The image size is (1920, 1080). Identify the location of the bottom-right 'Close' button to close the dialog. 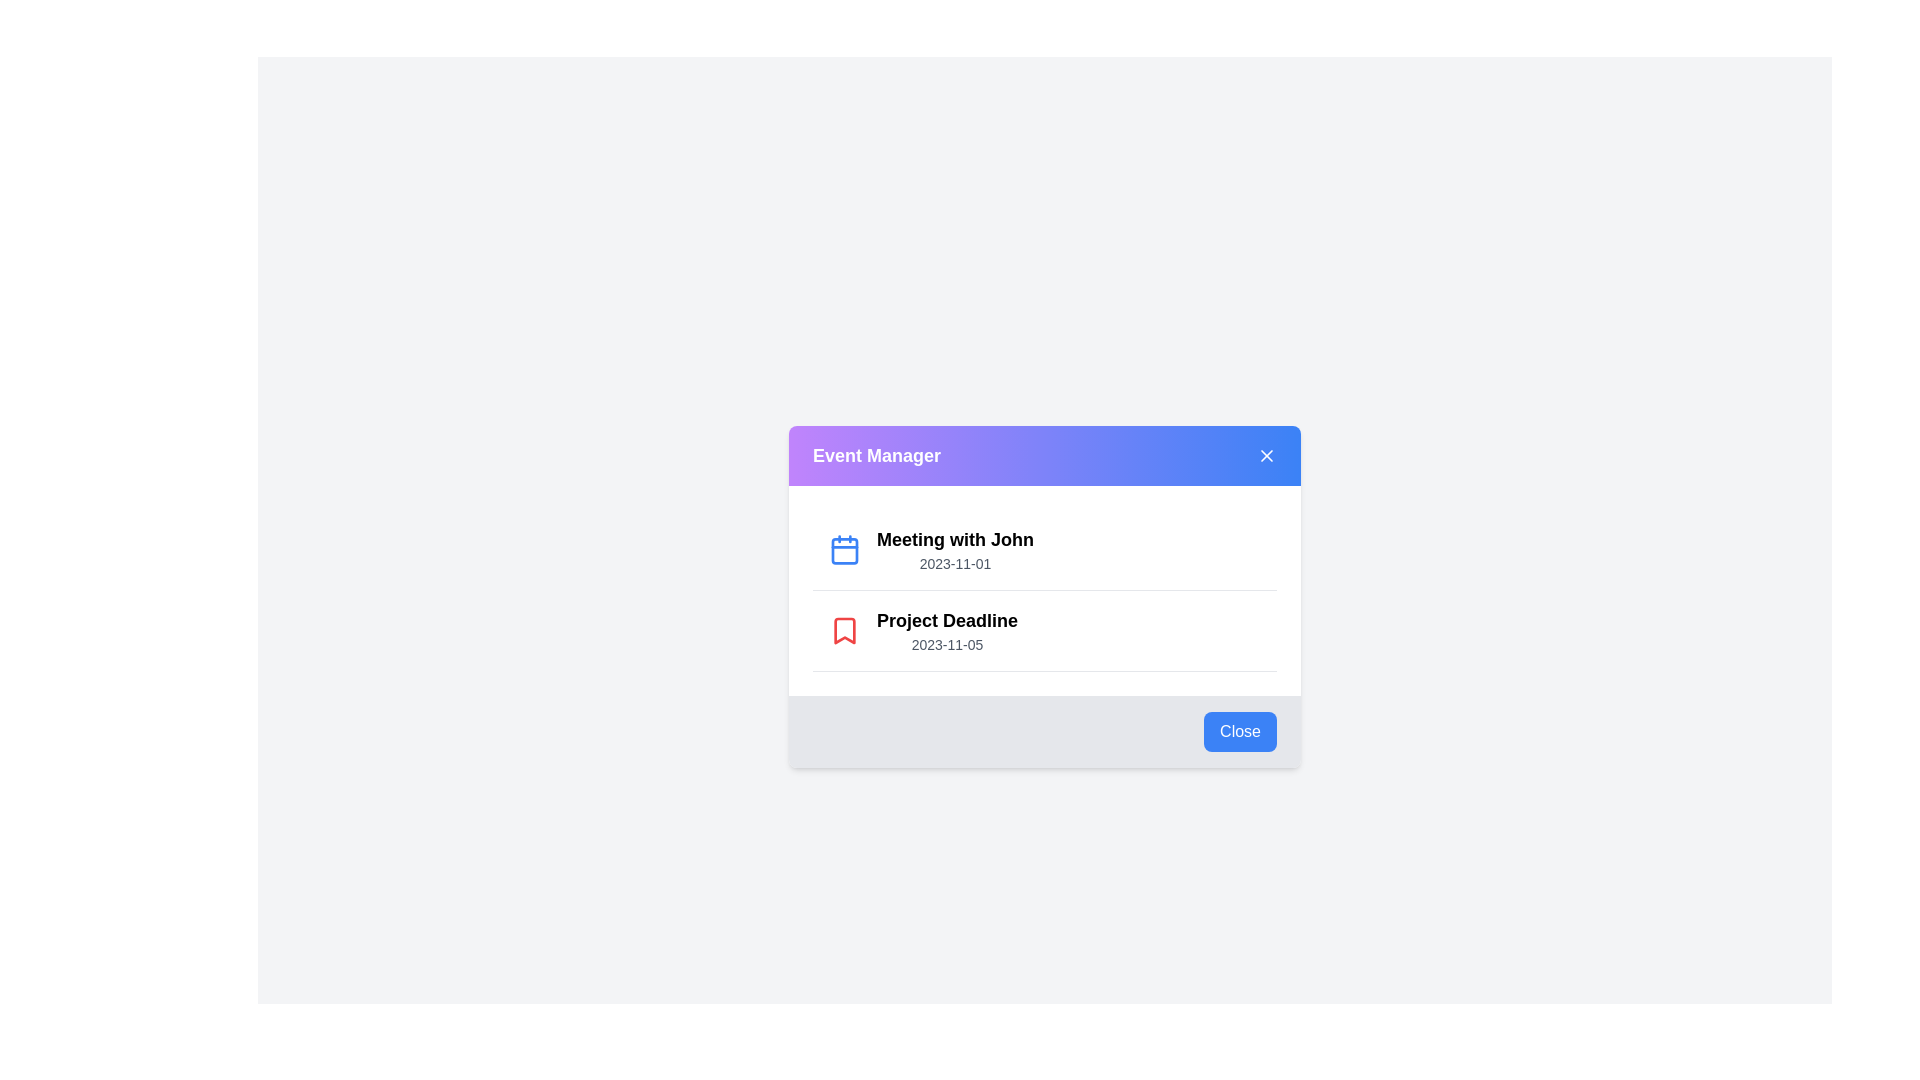
(1239, 732).